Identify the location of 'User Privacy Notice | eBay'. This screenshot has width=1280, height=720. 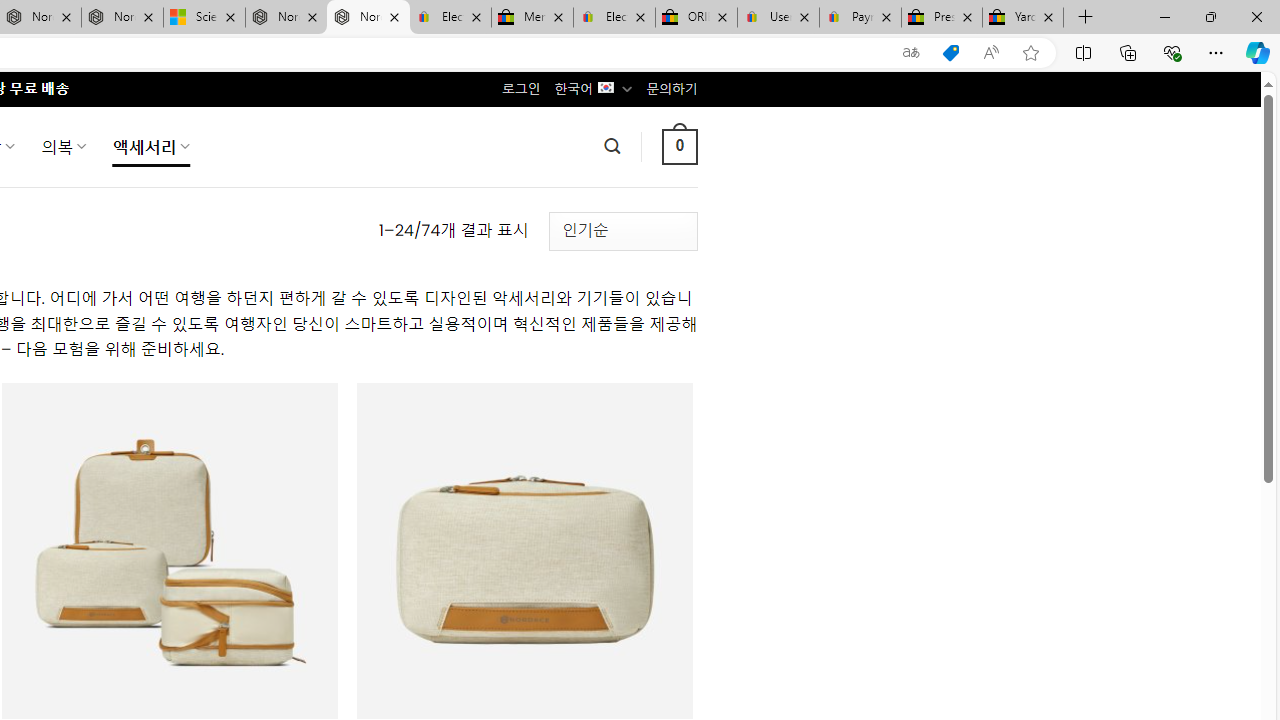
(777, 17).